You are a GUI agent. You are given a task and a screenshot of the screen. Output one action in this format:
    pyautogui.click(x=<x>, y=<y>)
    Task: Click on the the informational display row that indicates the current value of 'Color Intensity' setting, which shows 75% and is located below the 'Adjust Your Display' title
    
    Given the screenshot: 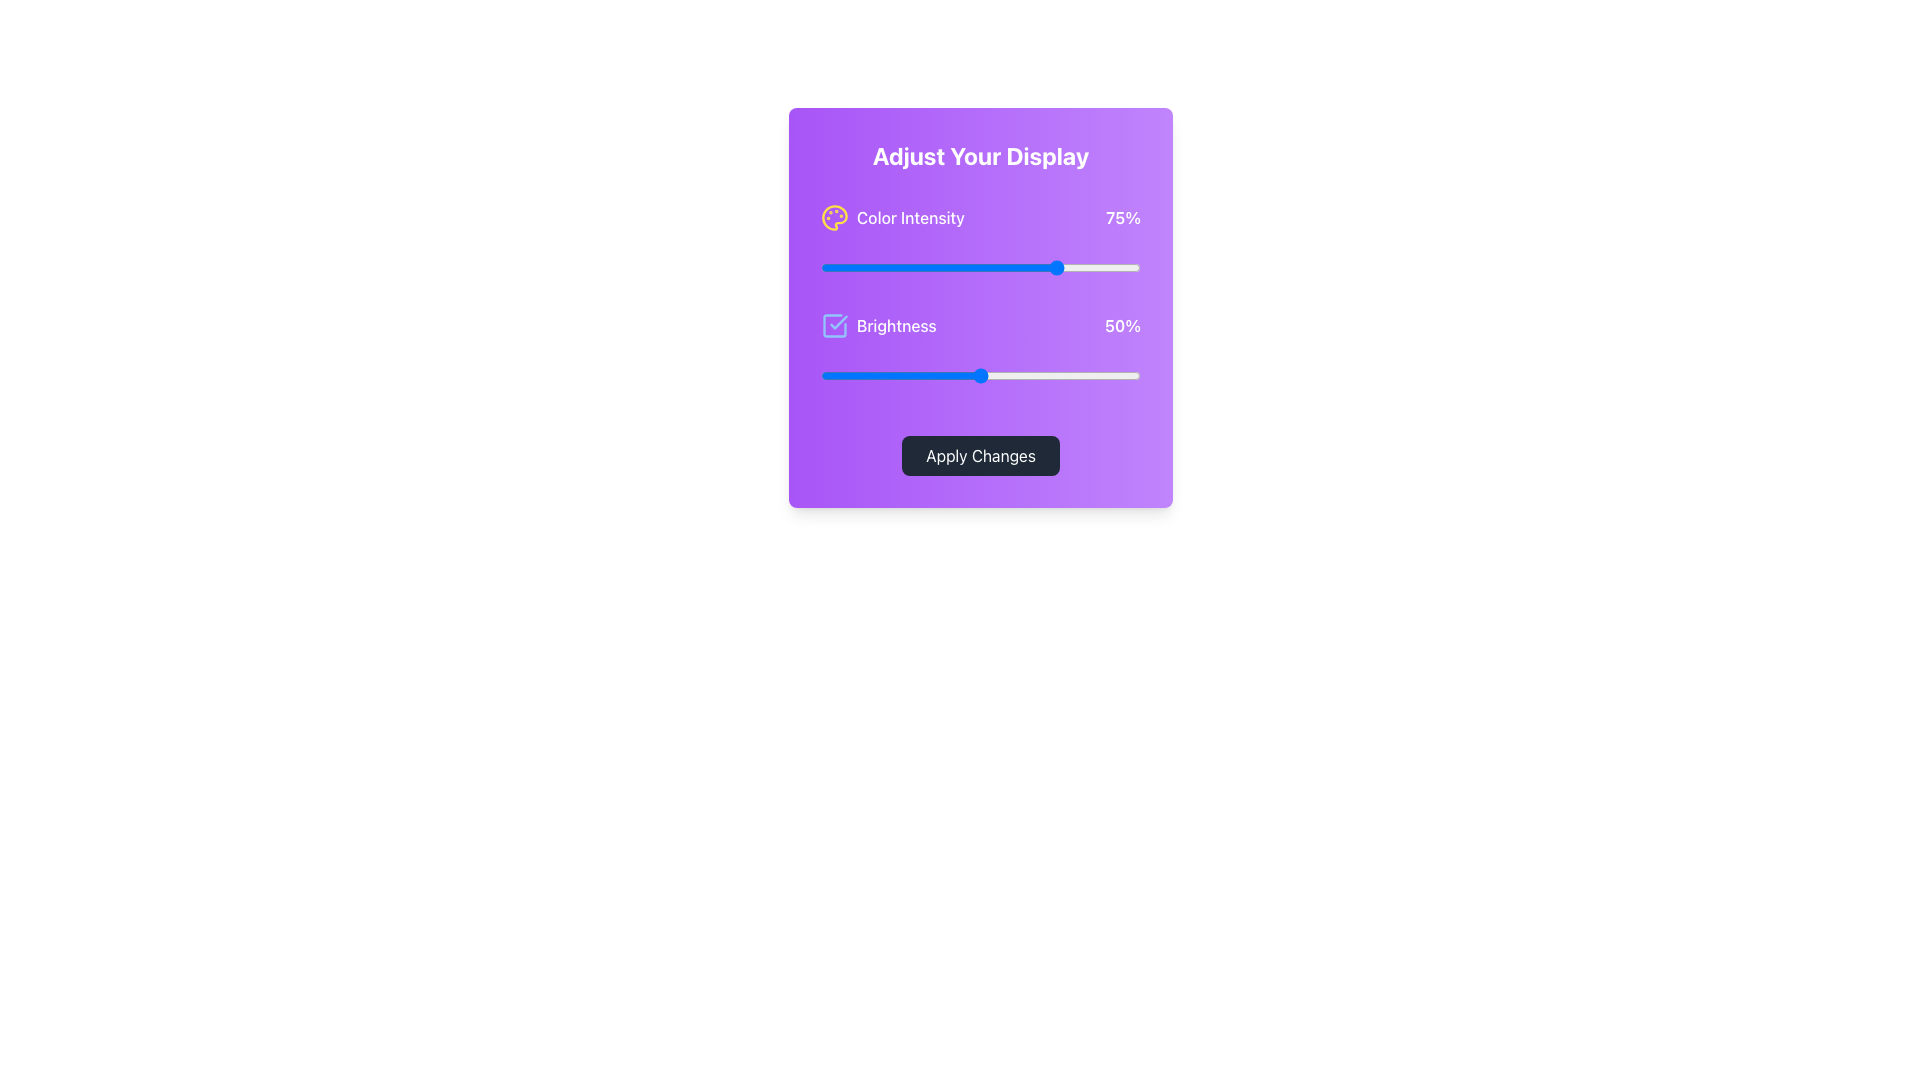 What is the action you would take?
    pyautogui.click(x=980, y=218)
    